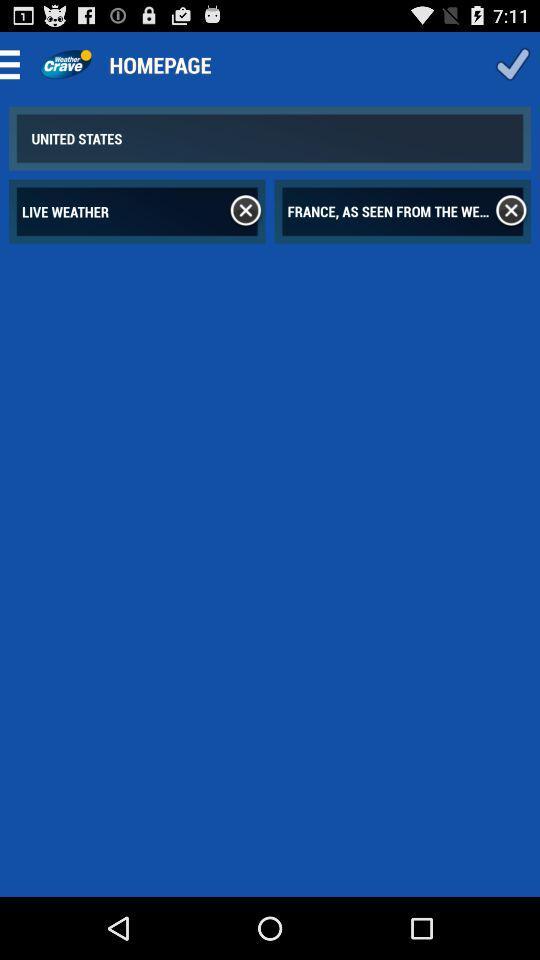 The width and height of the screenshot is (540, 960). I want to click on the close icon, so click(511, 226).